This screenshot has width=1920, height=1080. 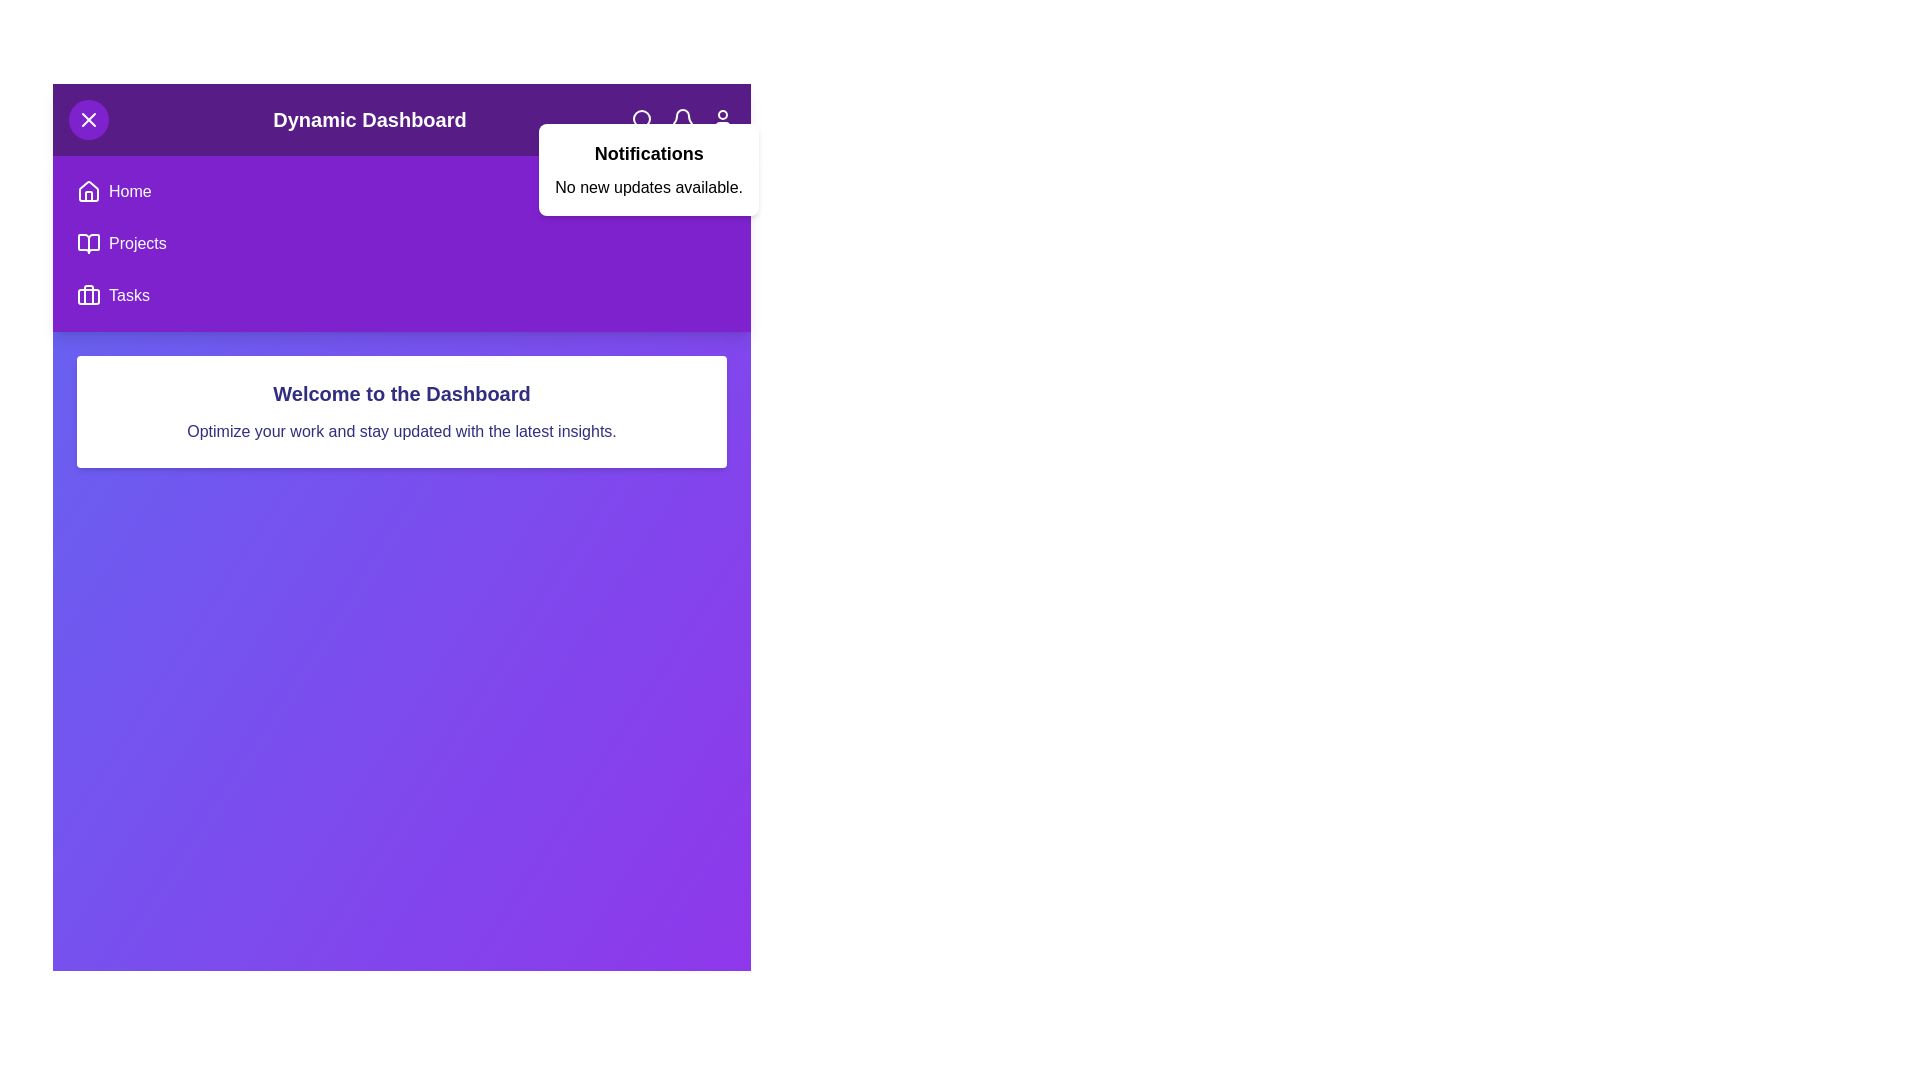 What do you see at coordinates (128, 192) in the screenshot?
I see `the Home link in the menu` at bounding box center [128, 192].